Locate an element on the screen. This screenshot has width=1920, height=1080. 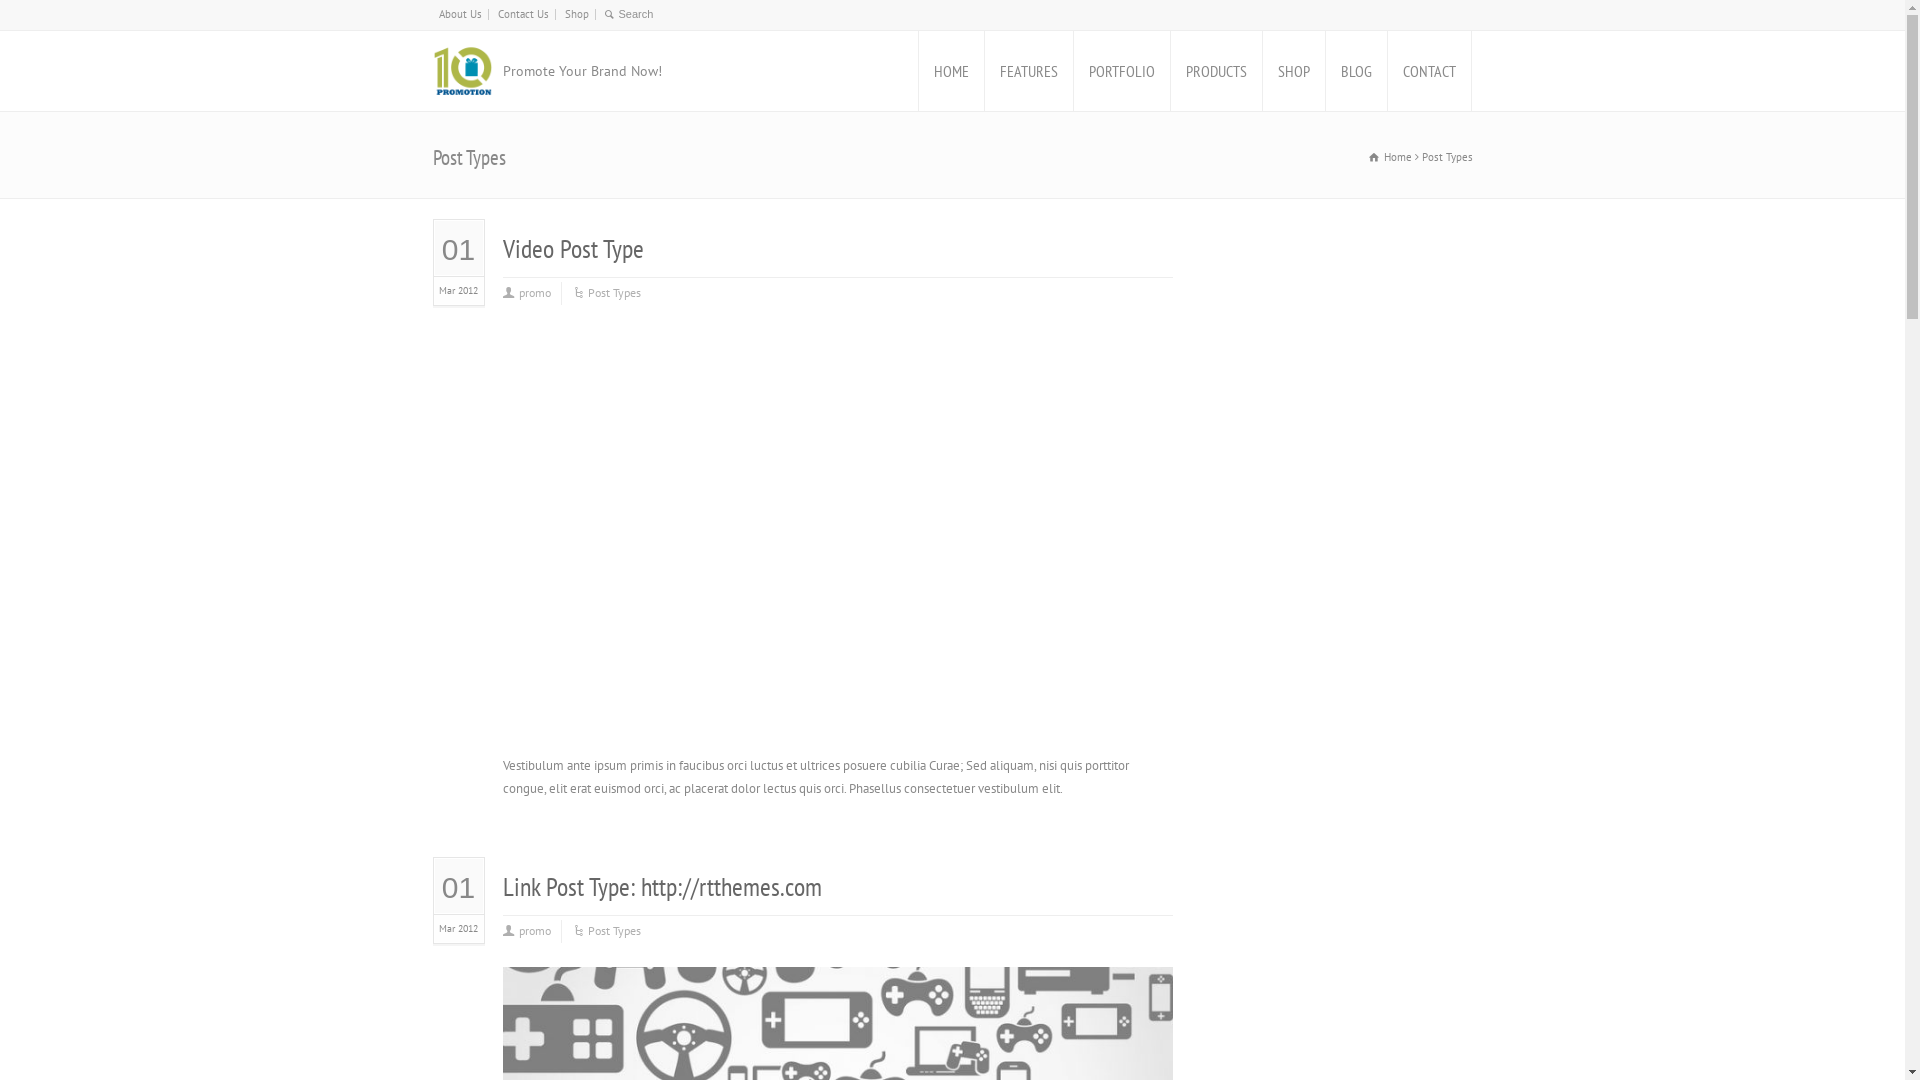
'Video Post Type' is located at coordinates (571, 247).